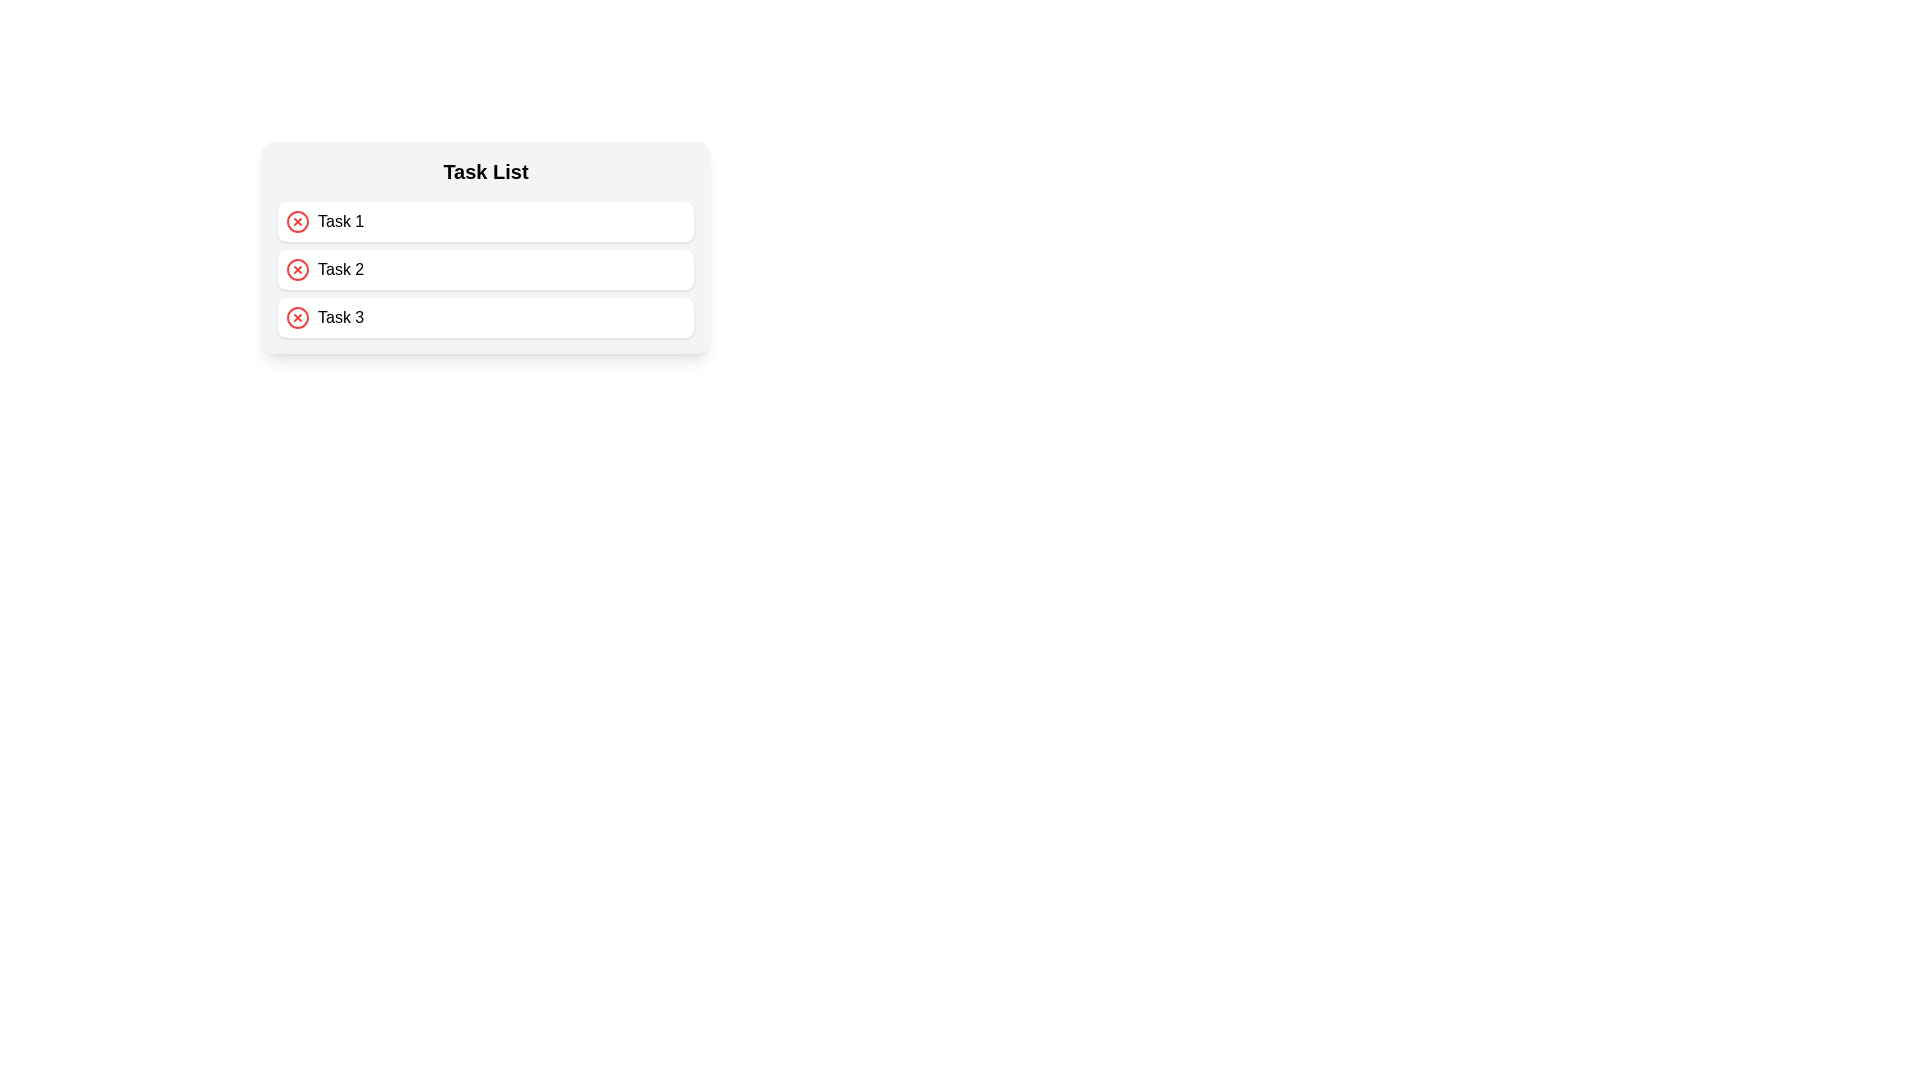 This screenshot has width=1920, height=1080. I want to click on the inner circle of the delete icon for the second task in the vertical task list, so click(296, 270).